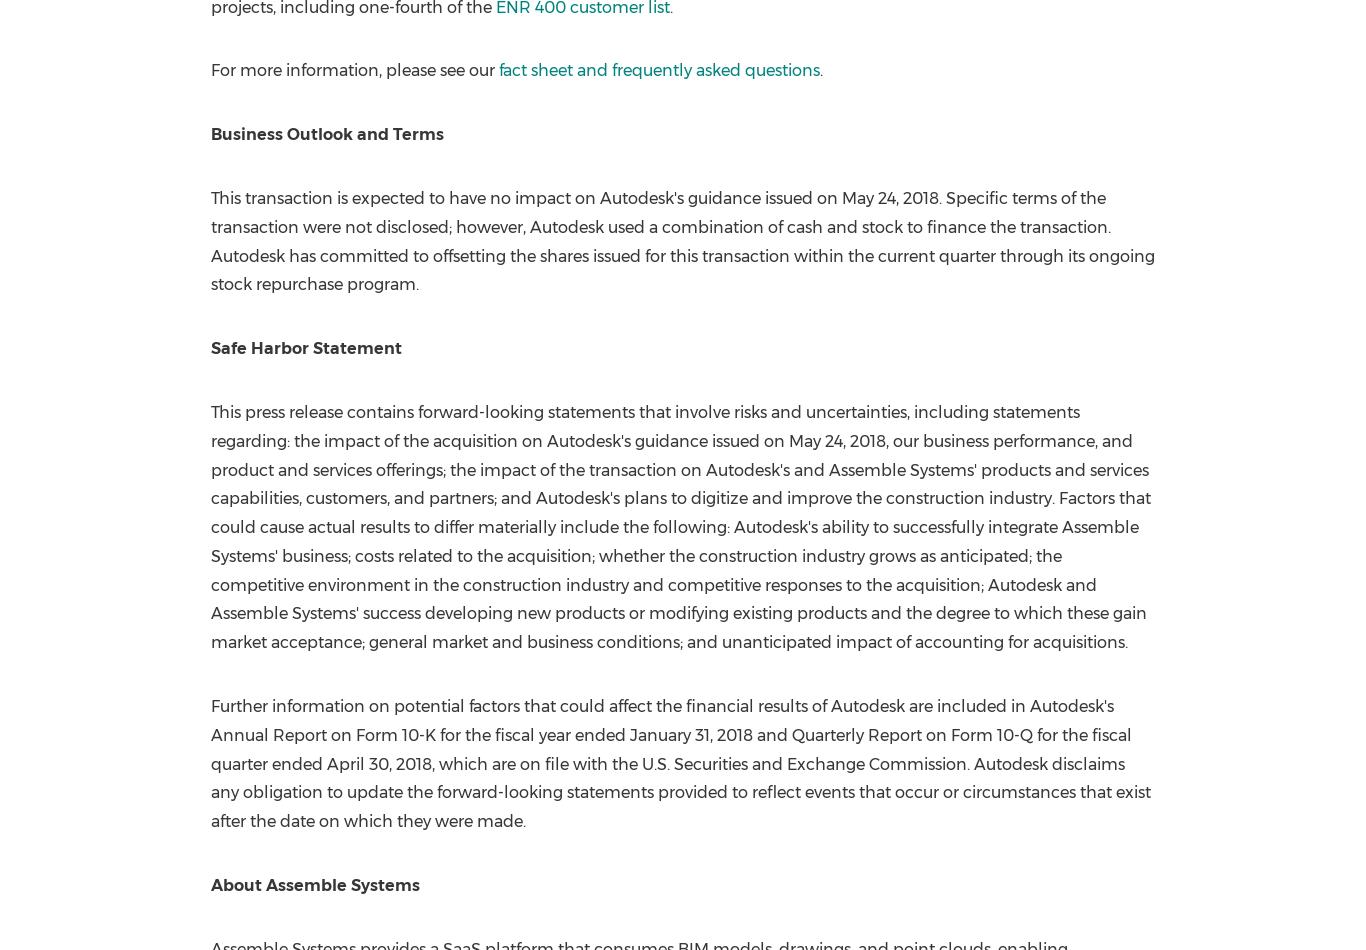 The width and height of the screenshot is (1366, 950). I want to click on 'Further information on potential factors that could affect the financial results of Autodesk are included in Autodesk's Annual Report on Form 10-K for the fiscal year ended', so click(660, 719).